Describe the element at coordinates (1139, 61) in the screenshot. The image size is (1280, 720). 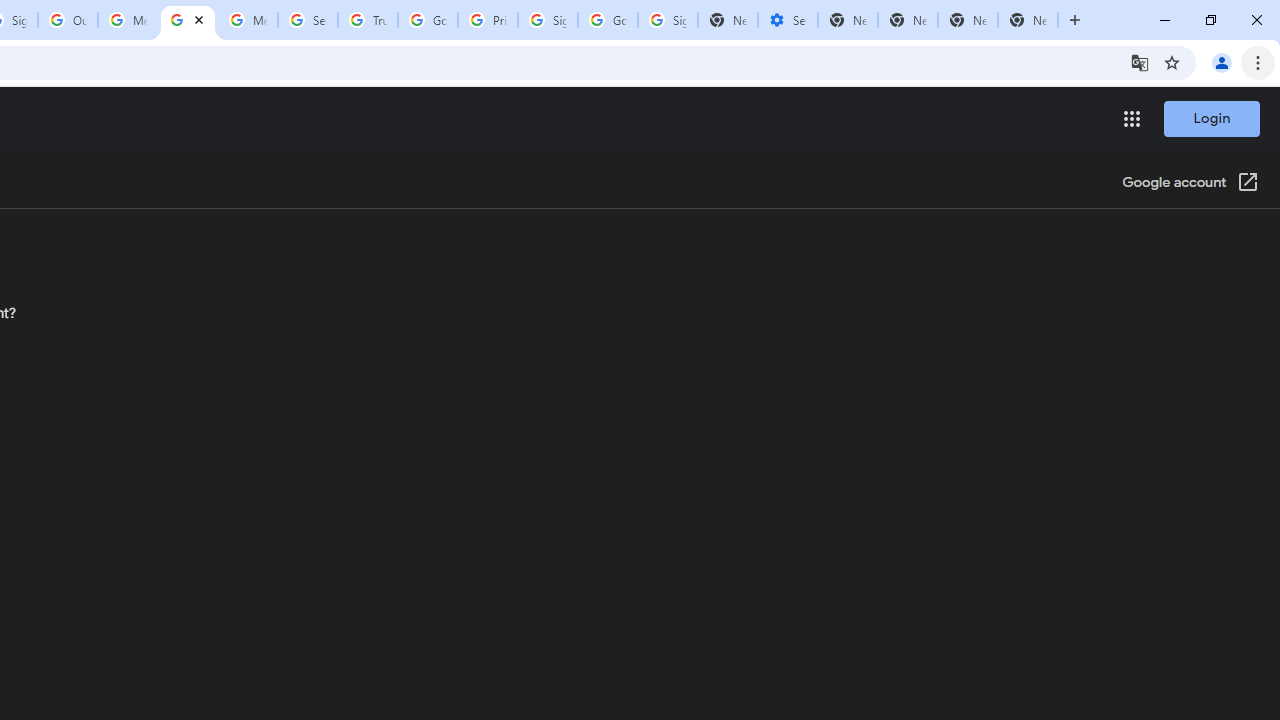
I see `'Translate this page'` at that location.